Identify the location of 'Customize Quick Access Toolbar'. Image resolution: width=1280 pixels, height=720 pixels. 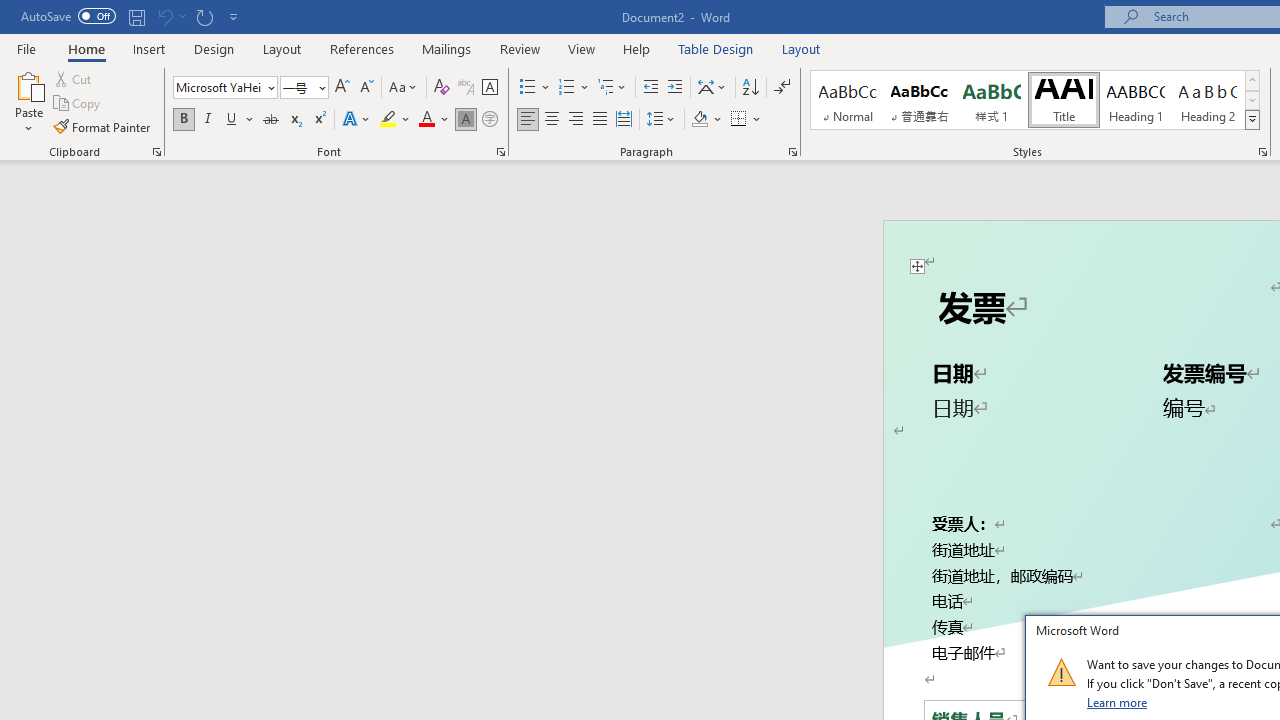
(234, 16).